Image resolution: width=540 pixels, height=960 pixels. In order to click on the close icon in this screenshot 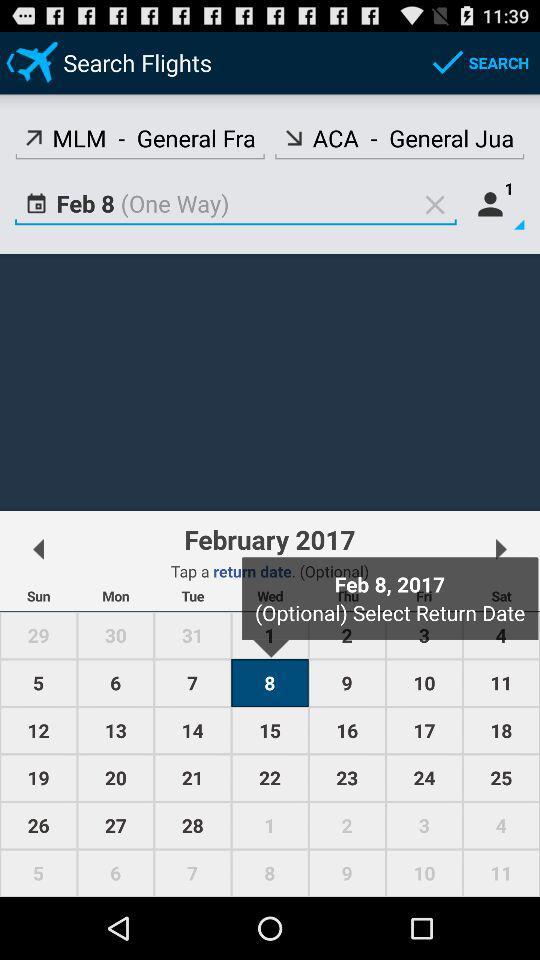, I will do `click(434, 218)`.